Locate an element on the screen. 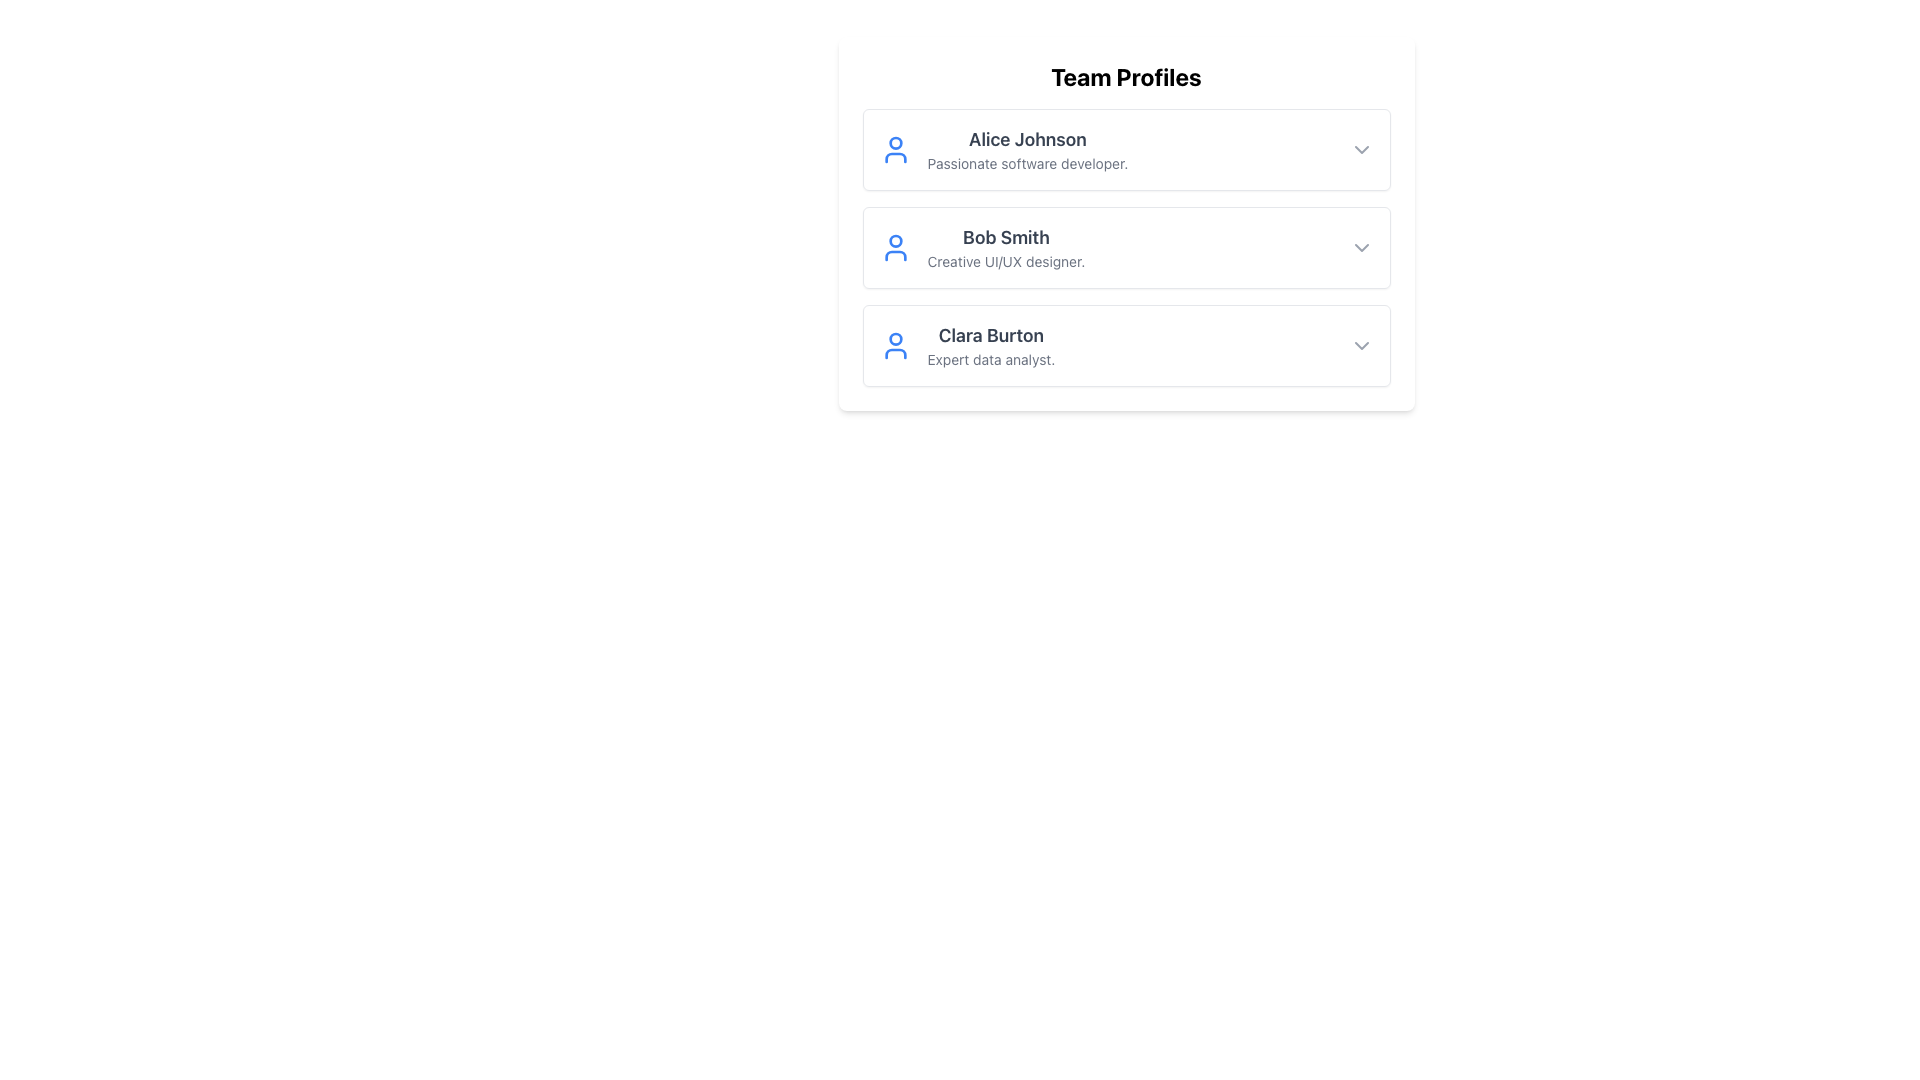 The image size is (1920, 1080). the Profile Card displaying user information for 'Clara Burton', which is the last card in a vertical list of three is located at coordinates (1126, 345).